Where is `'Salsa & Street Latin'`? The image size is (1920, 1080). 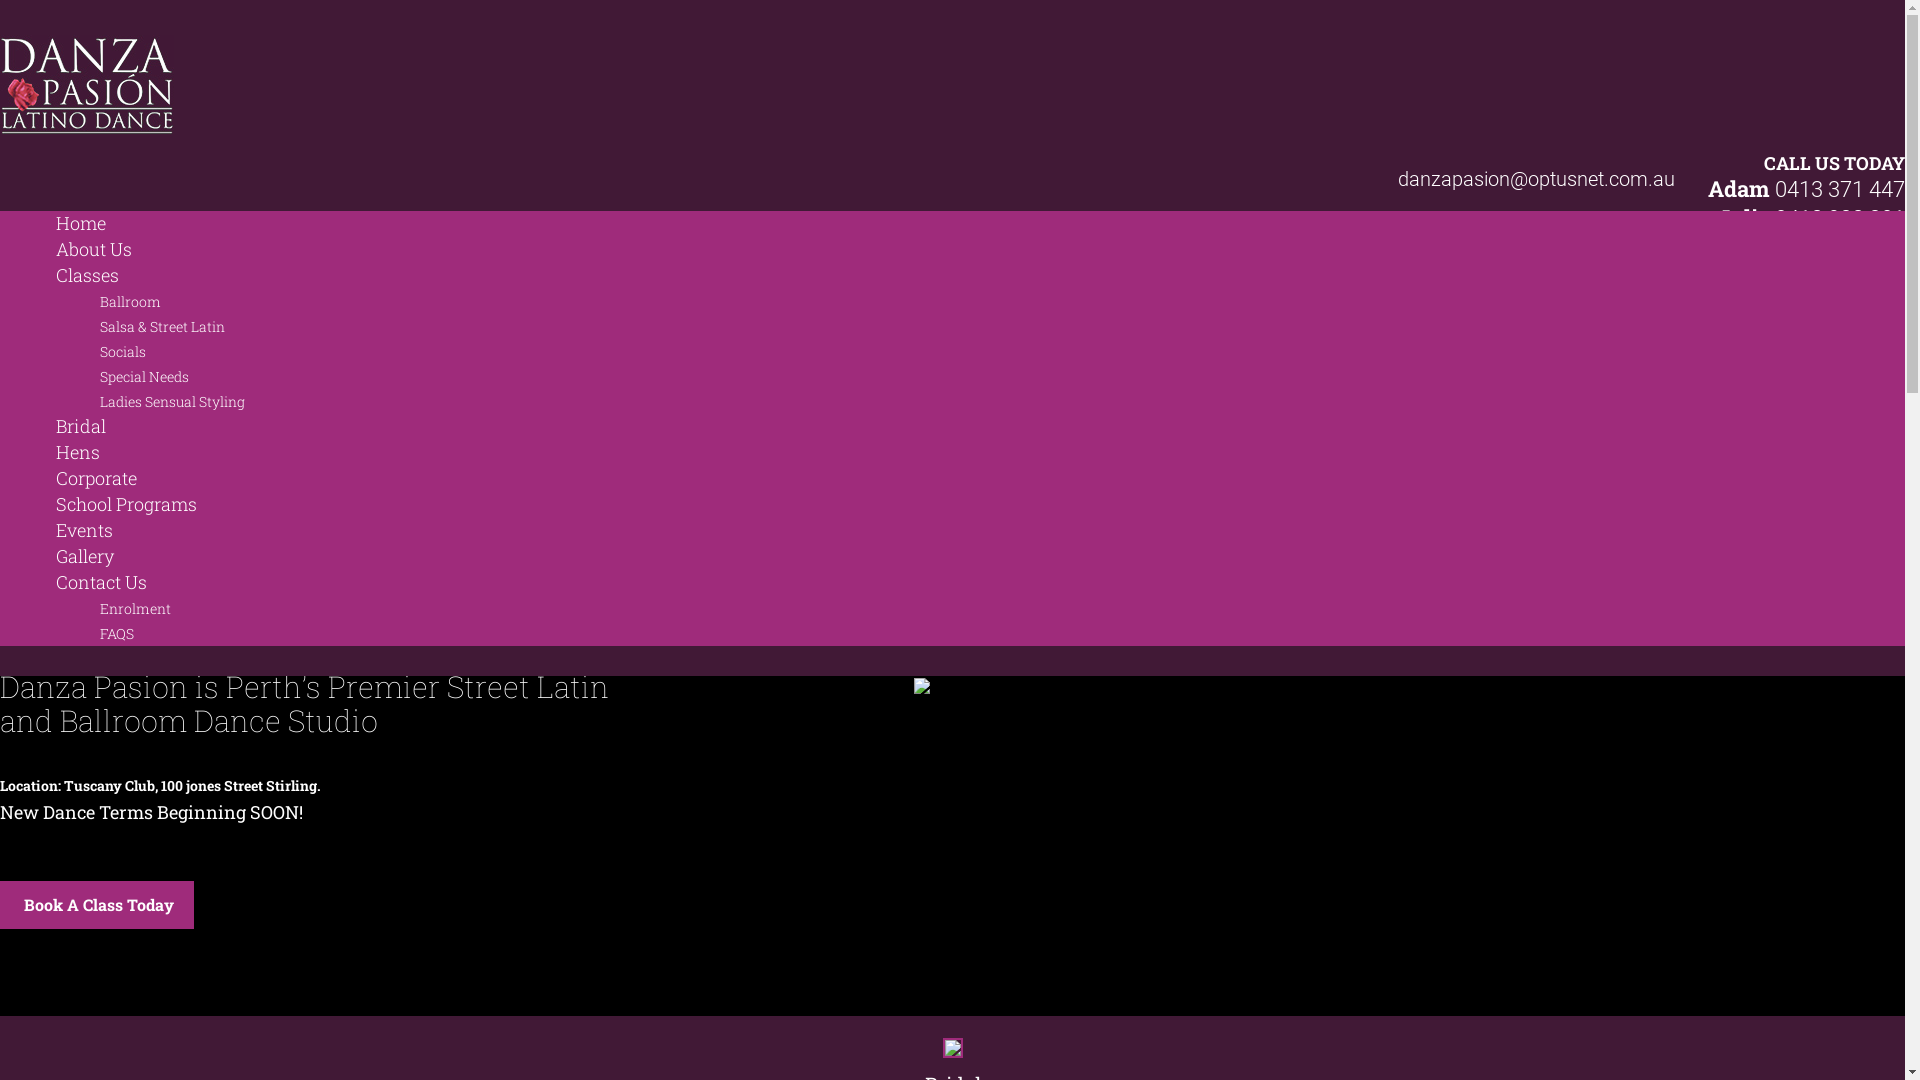 'Salsa & Street Latin' is located at coordinates (162, 325).